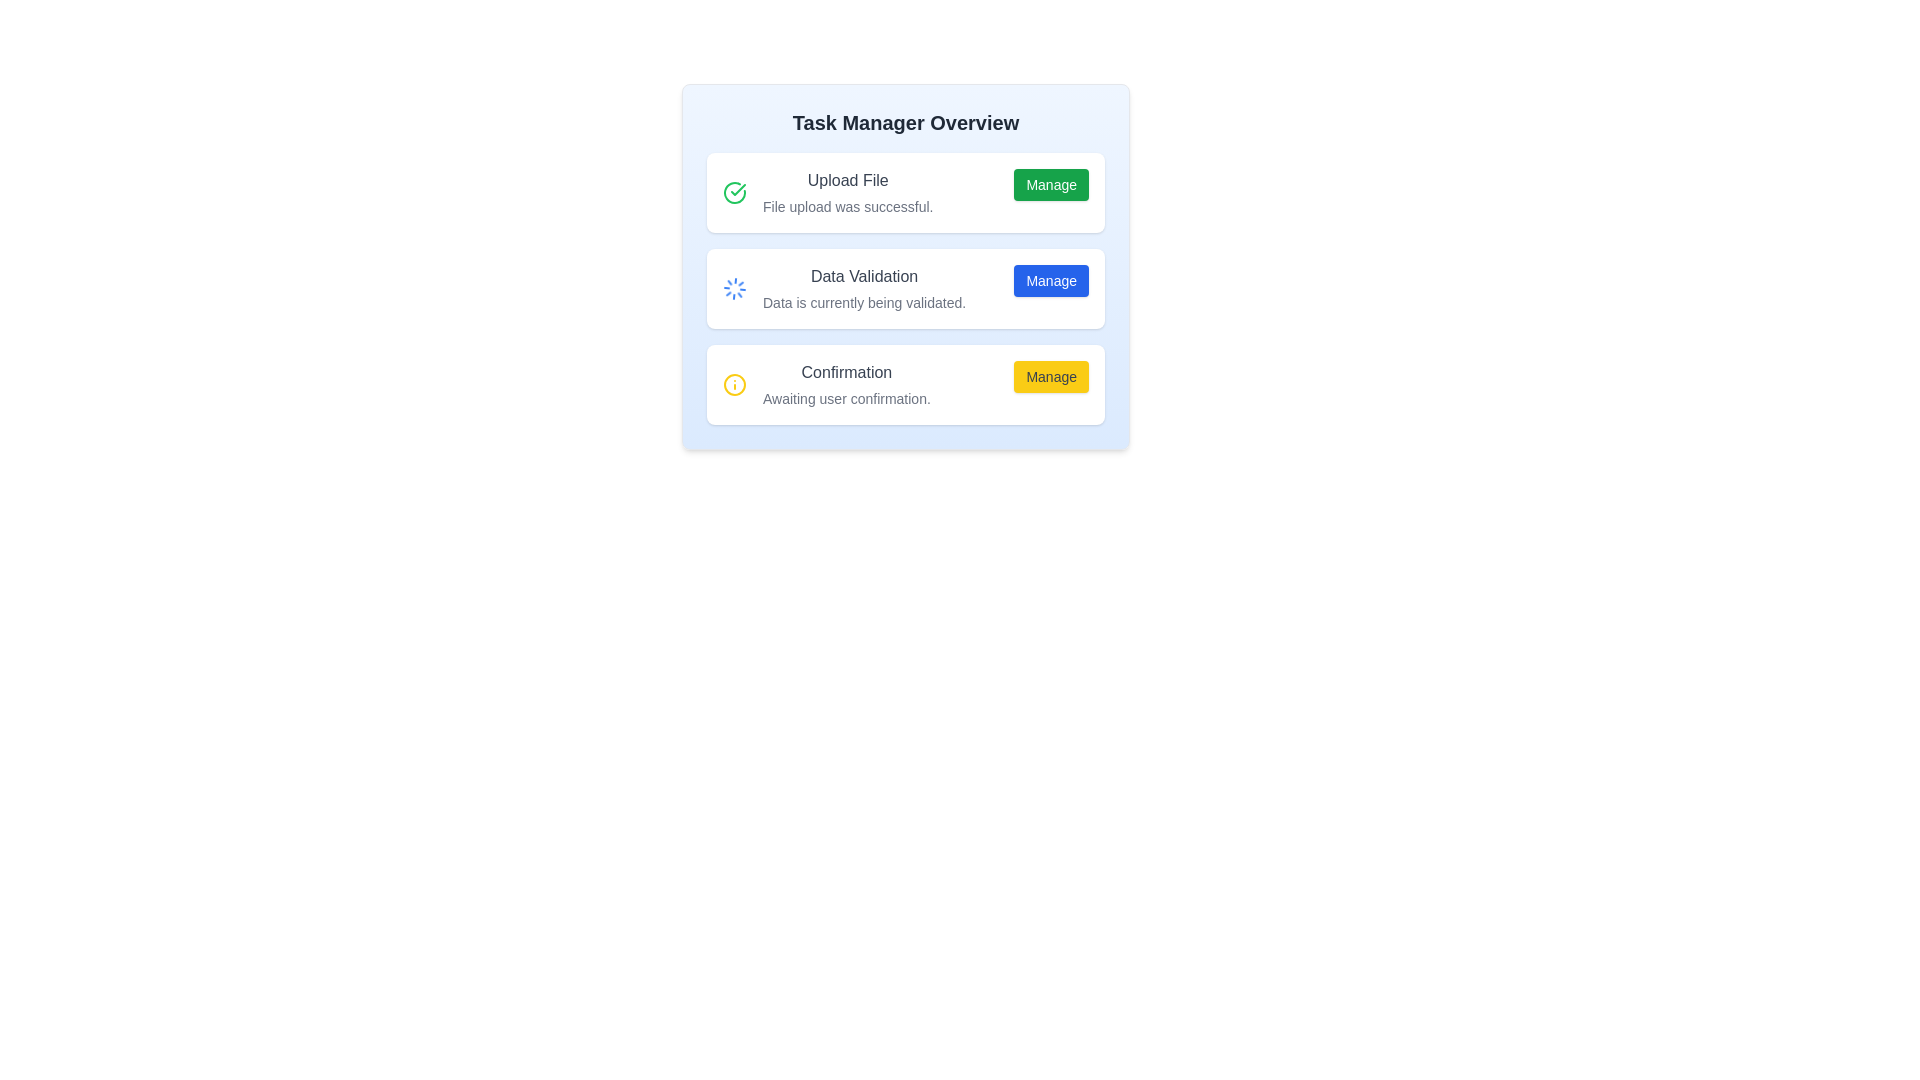  What do you see at coordinates (848, 181) in the screenshot?
I see `the label element that describes the current status of the file upload task, located in the upper-middle part of the 'Task Manager Overview' interface` at bounding box center [848, 181].